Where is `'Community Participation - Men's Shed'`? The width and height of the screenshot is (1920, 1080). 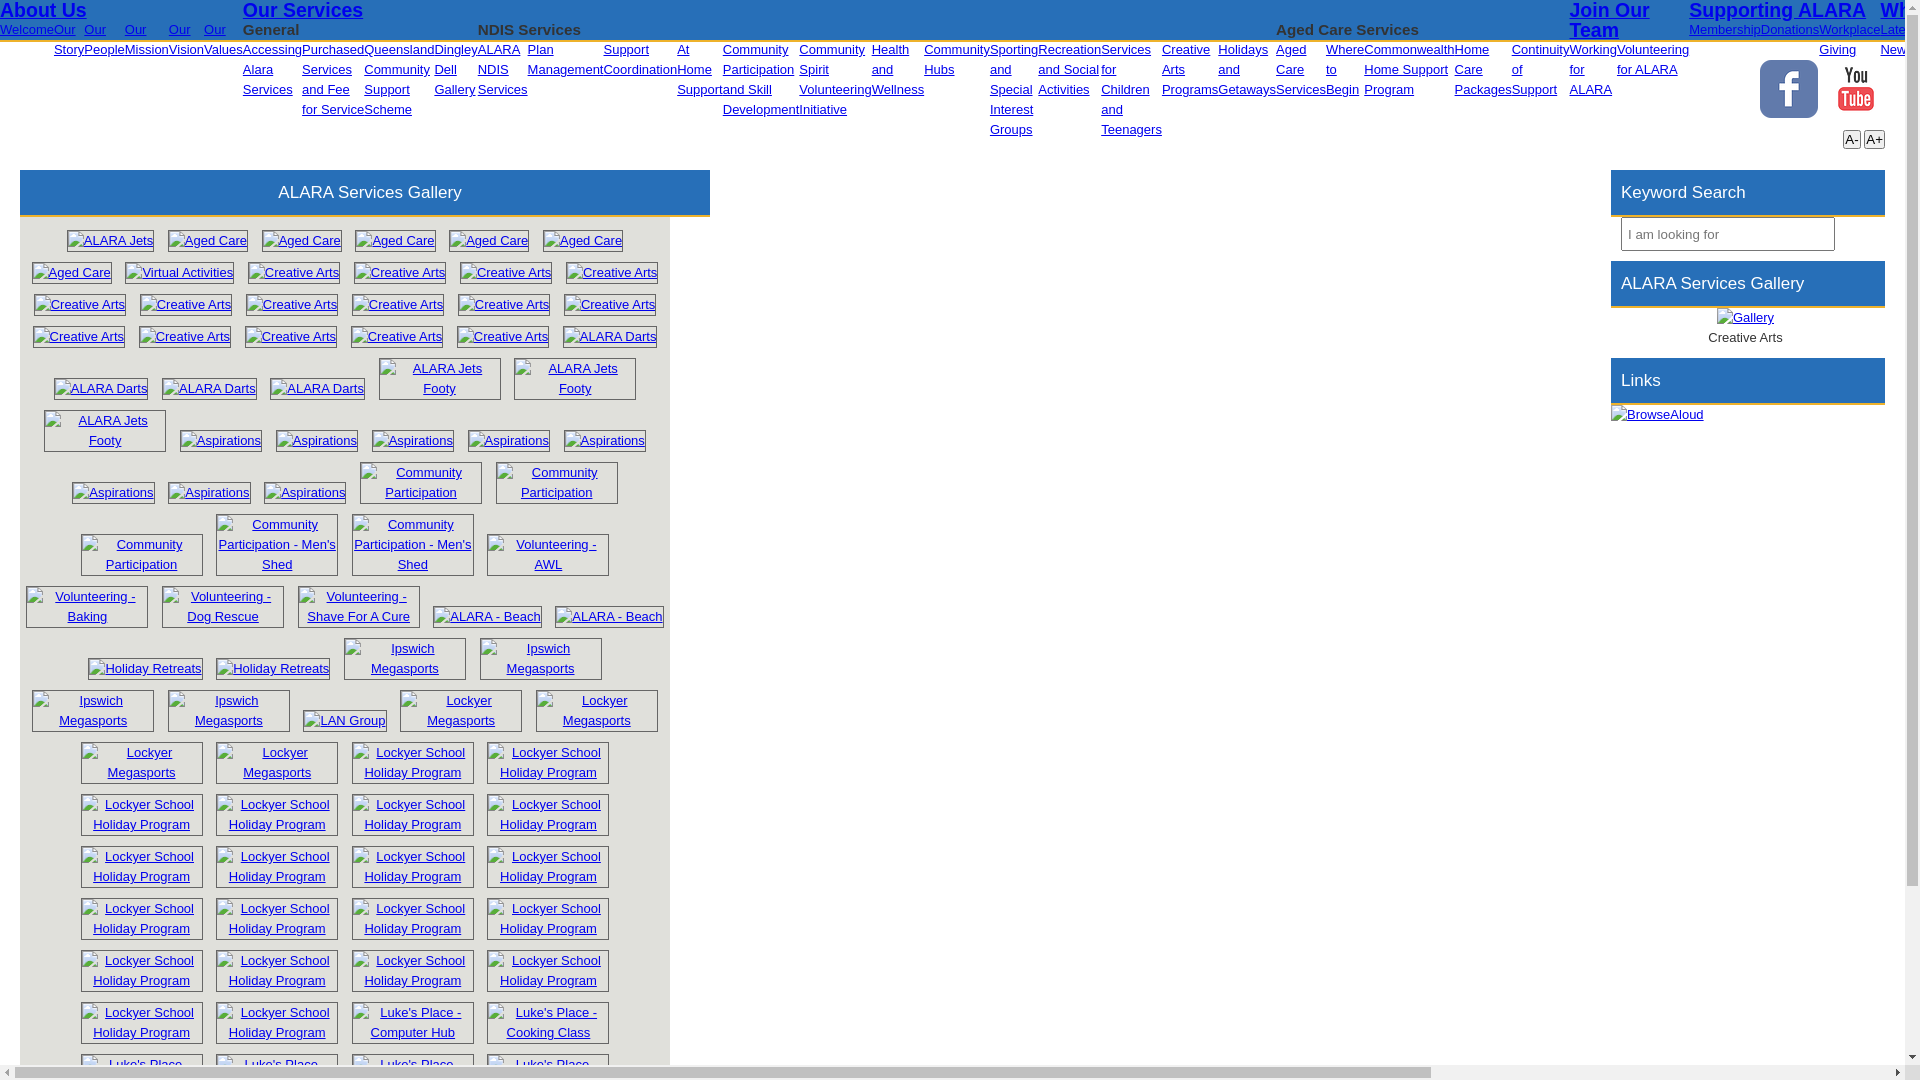 'Community Participation - Men's Shed' is located at coordinates (351, 544).